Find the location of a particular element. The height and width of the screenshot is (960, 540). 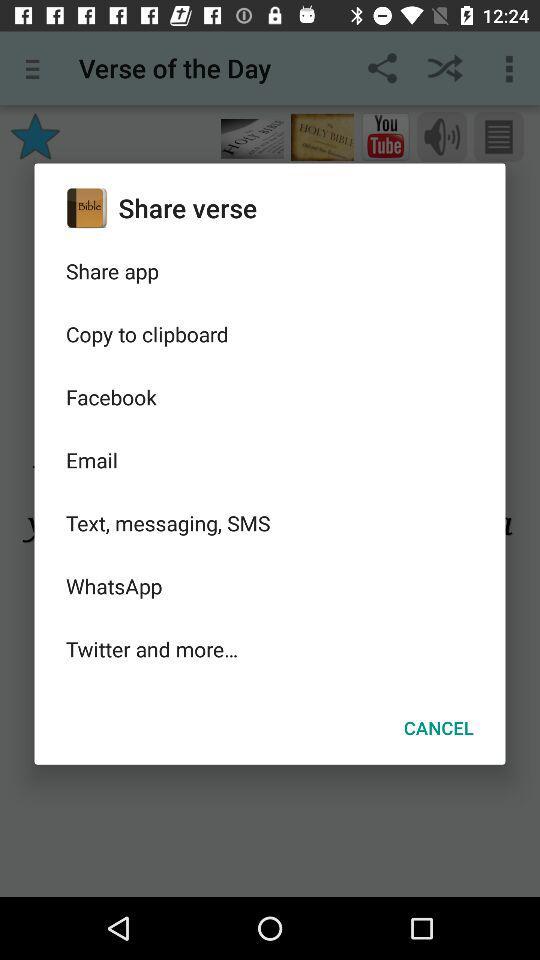

cancel at the bottom right corner is located at coordinates (437, 726).